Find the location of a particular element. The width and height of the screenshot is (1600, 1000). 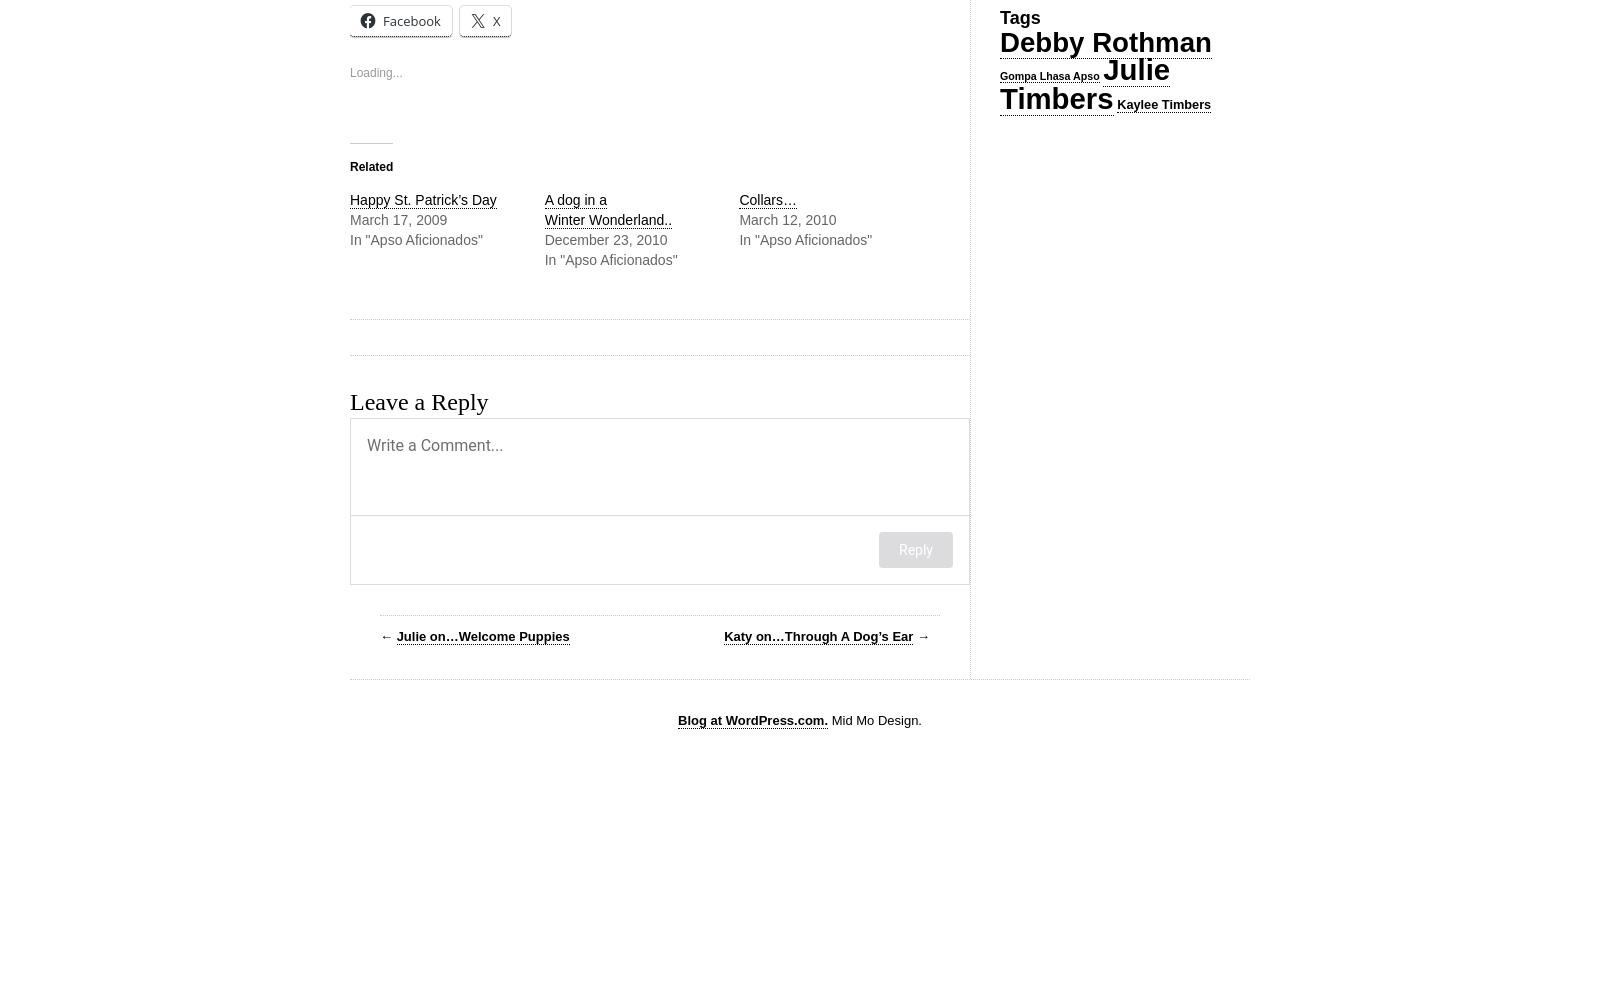

'Reply' is located at coordinates (898, 550).